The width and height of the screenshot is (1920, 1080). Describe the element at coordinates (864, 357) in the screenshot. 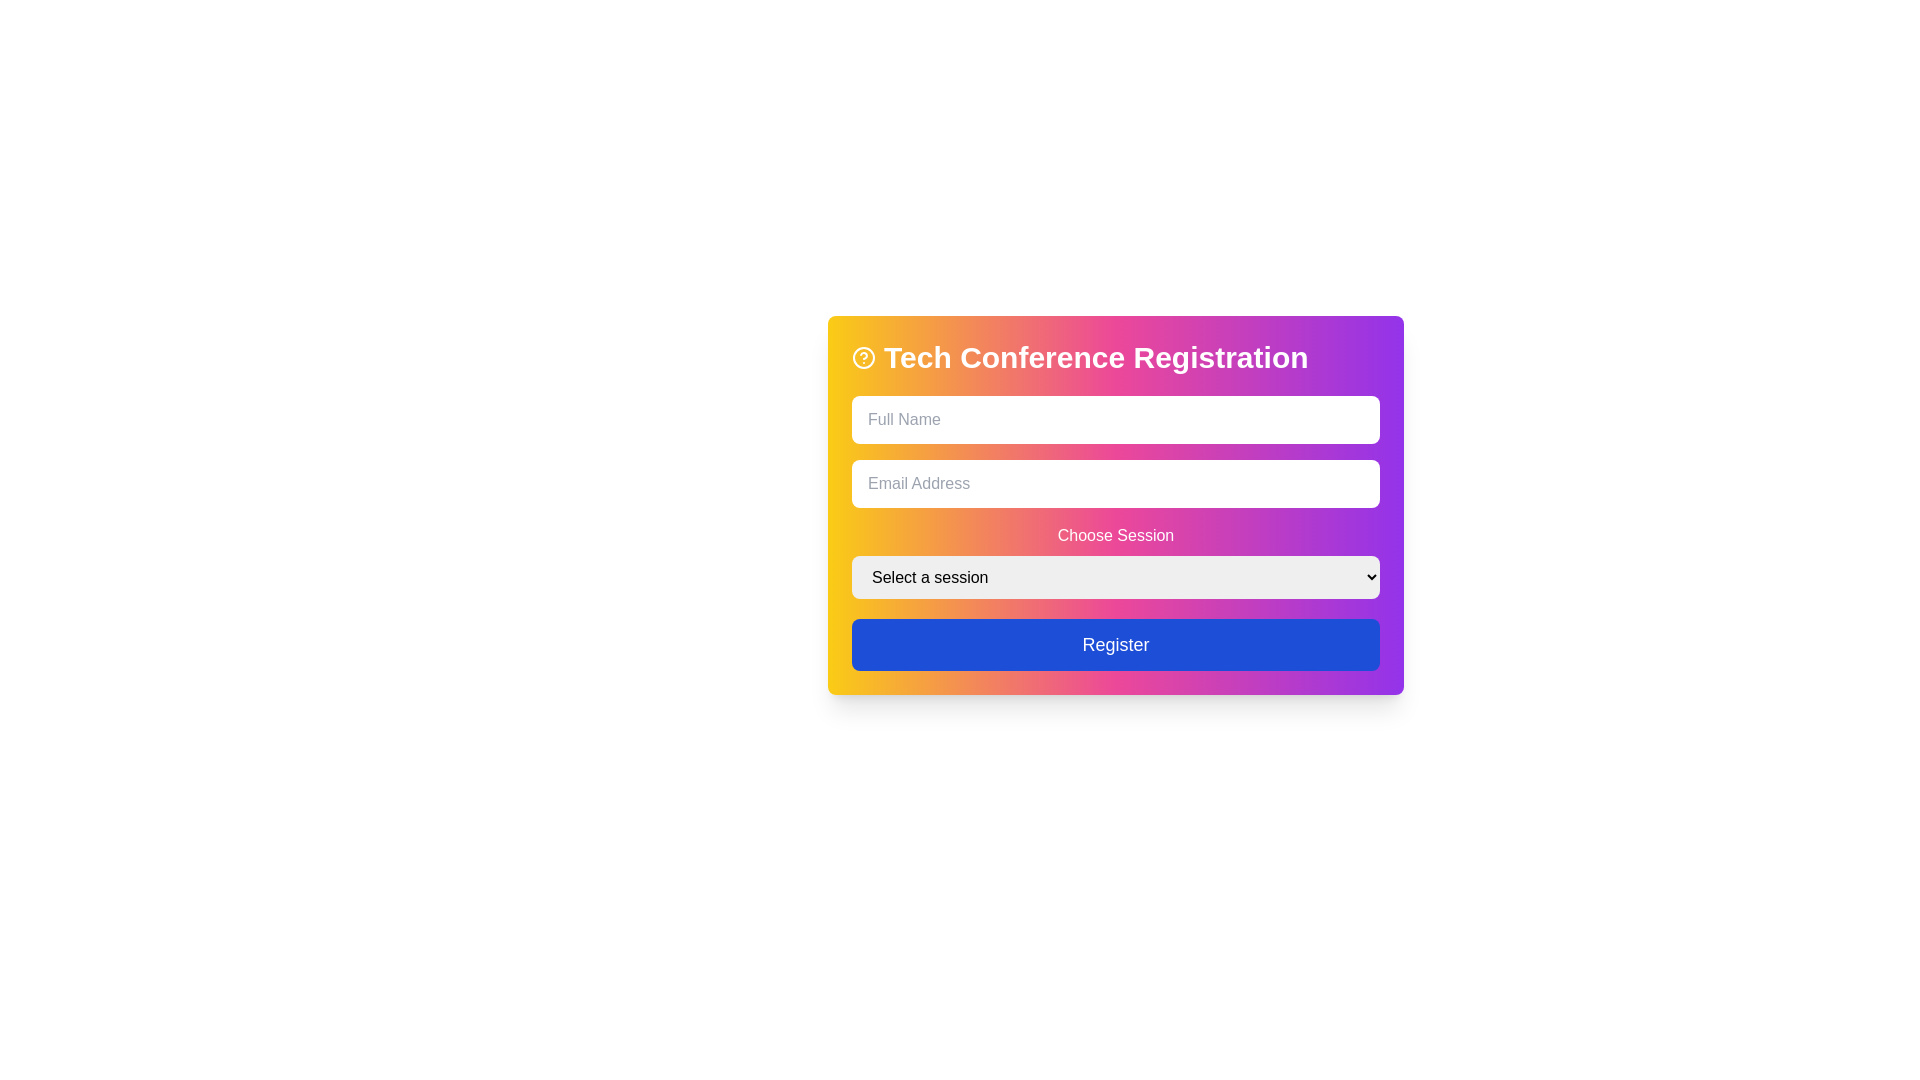

I see `the help icon located at the top-left corner of the registration form header, adjacent to the text 'Tech Conference Registration'` at that location.